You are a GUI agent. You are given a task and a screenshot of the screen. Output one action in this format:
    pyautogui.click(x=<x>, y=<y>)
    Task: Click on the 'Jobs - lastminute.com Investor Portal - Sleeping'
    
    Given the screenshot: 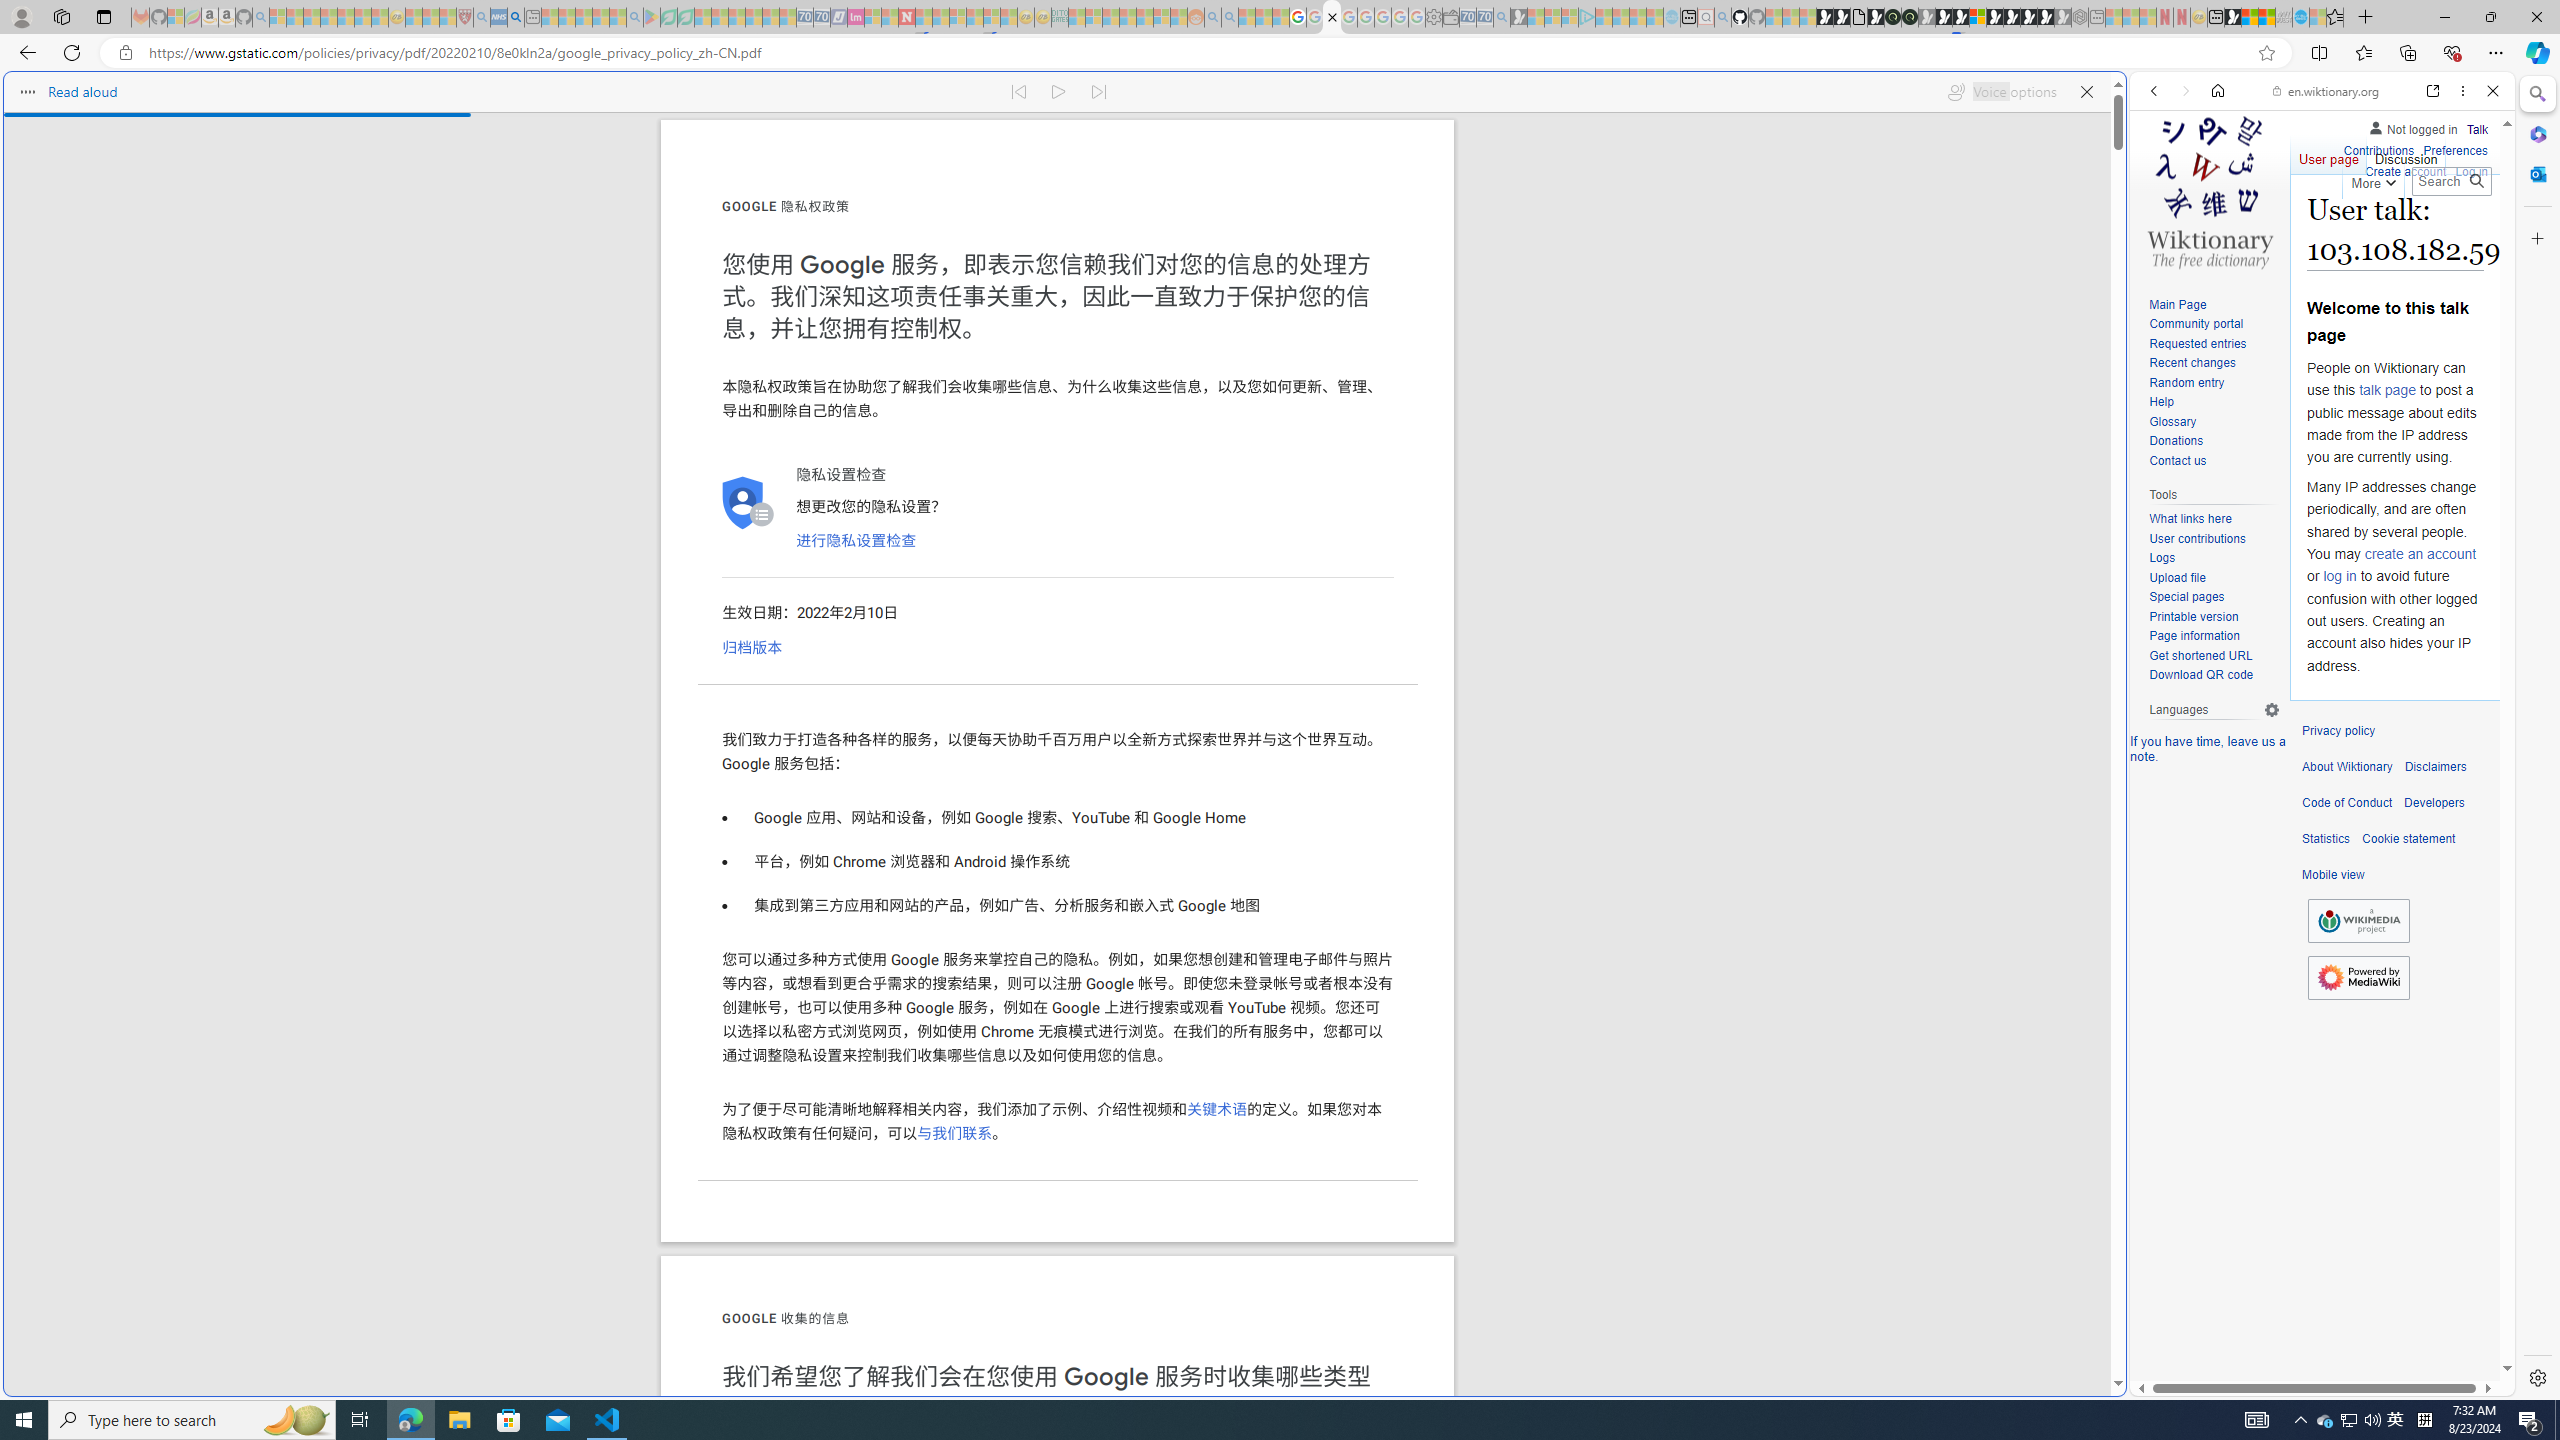 What is the action you would take?
    pyautogui.click(x=856, y=16)
    